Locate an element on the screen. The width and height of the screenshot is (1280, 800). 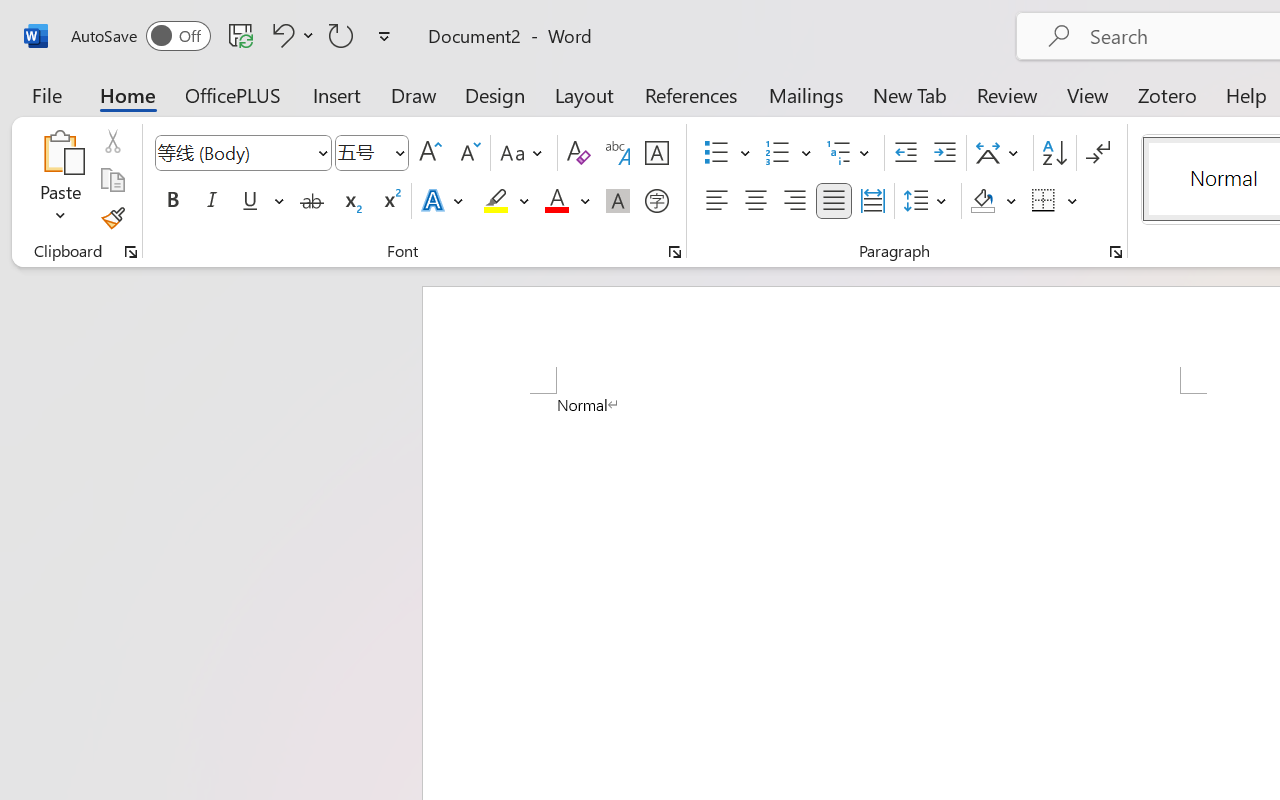
'Shading RGB(0, 0, 0)' is located at coordinates (983, 201).